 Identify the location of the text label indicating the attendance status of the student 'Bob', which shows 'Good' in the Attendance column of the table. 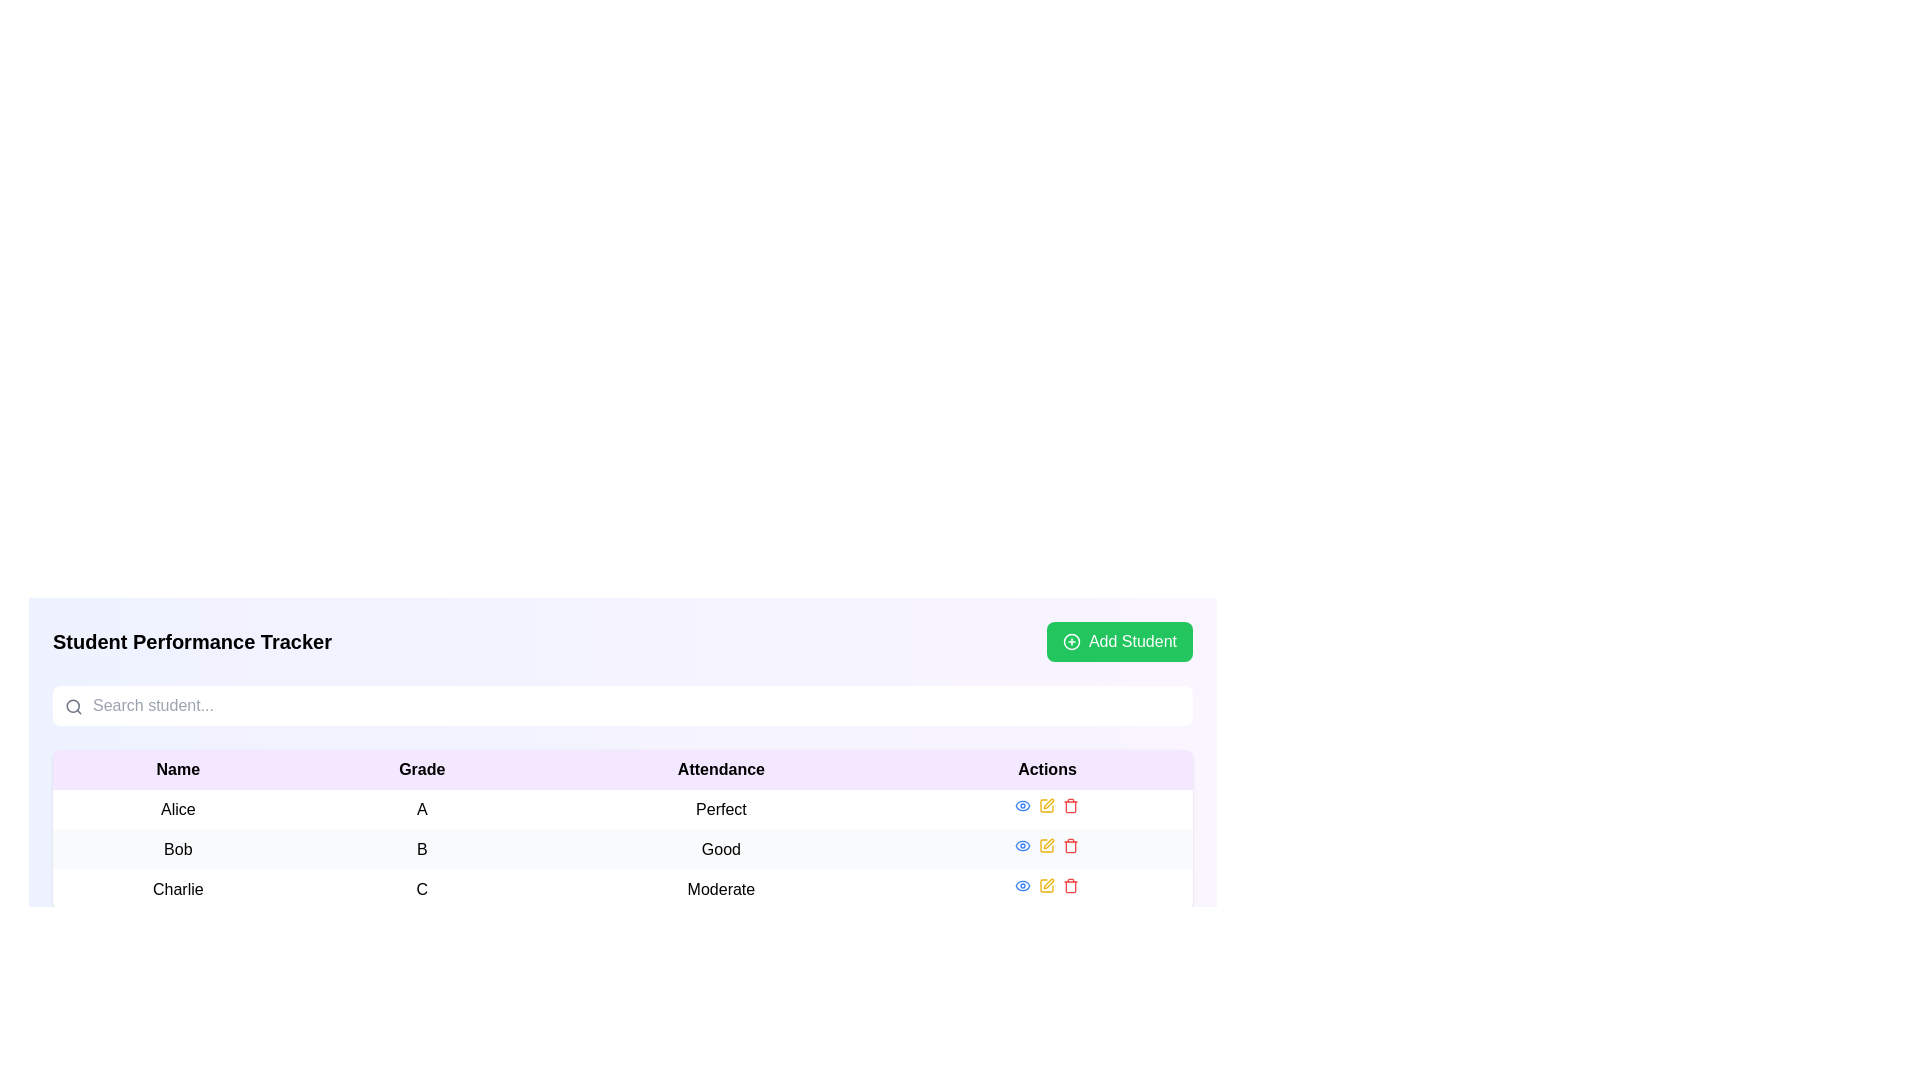
(720, 849).